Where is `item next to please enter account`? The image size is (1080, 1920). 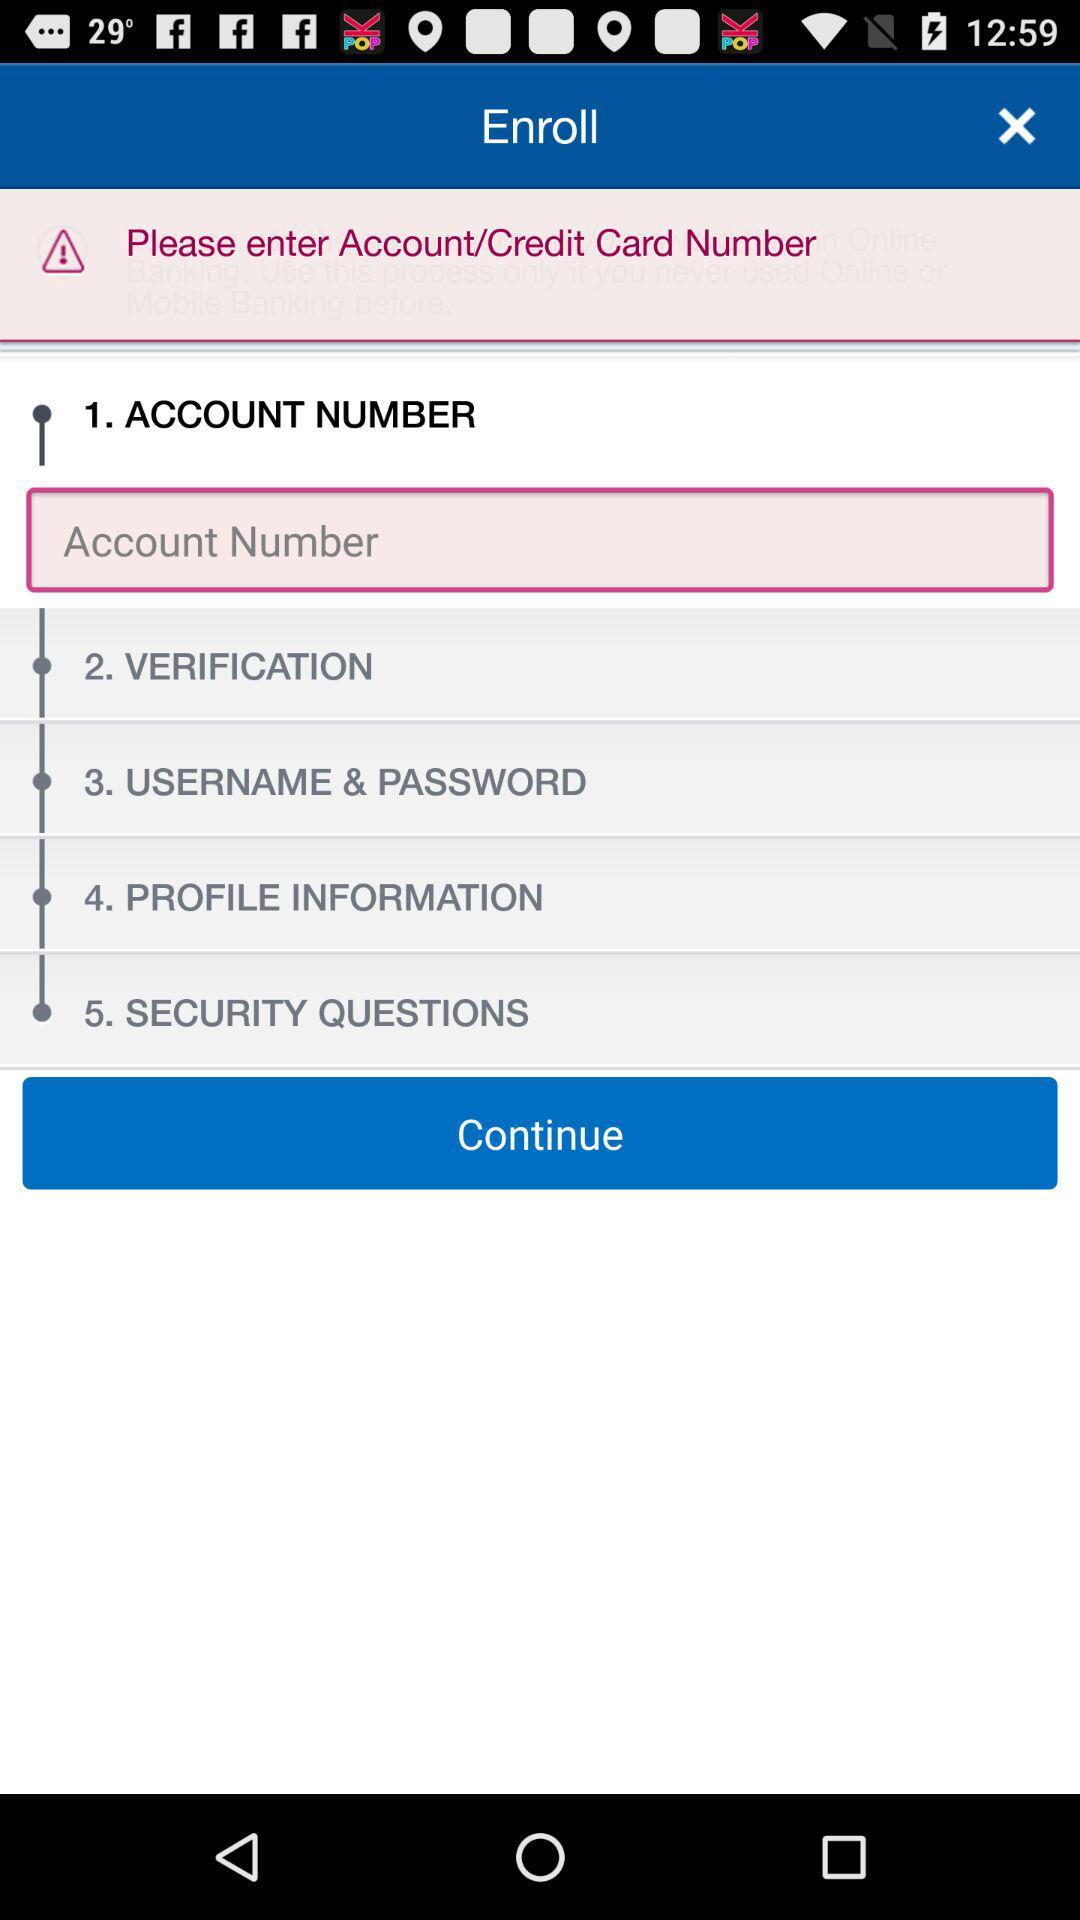 item next to please enter account is located at coordinates (1017, 124).